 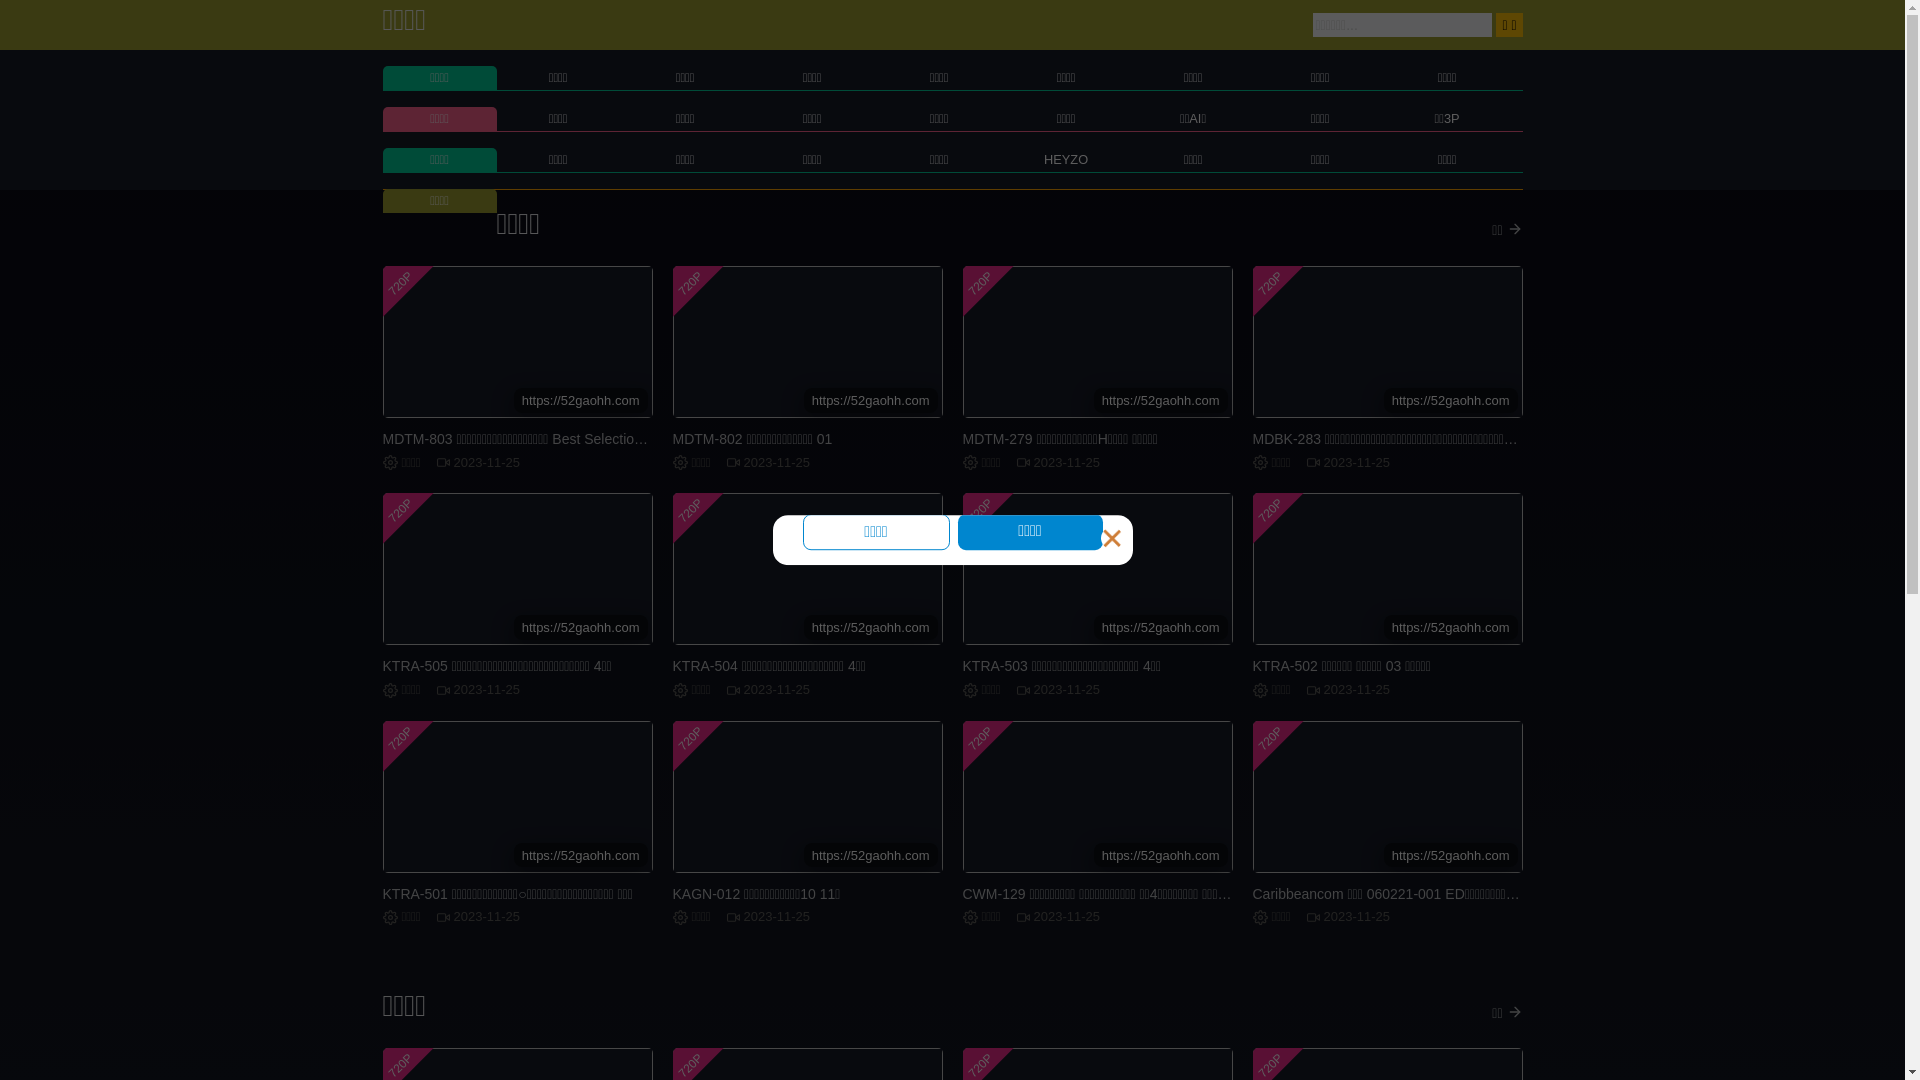 What do you see at coordinates (1042, 158) in the screenshot?
I see `'HEYZO'` at bounding box center [1042, 158].